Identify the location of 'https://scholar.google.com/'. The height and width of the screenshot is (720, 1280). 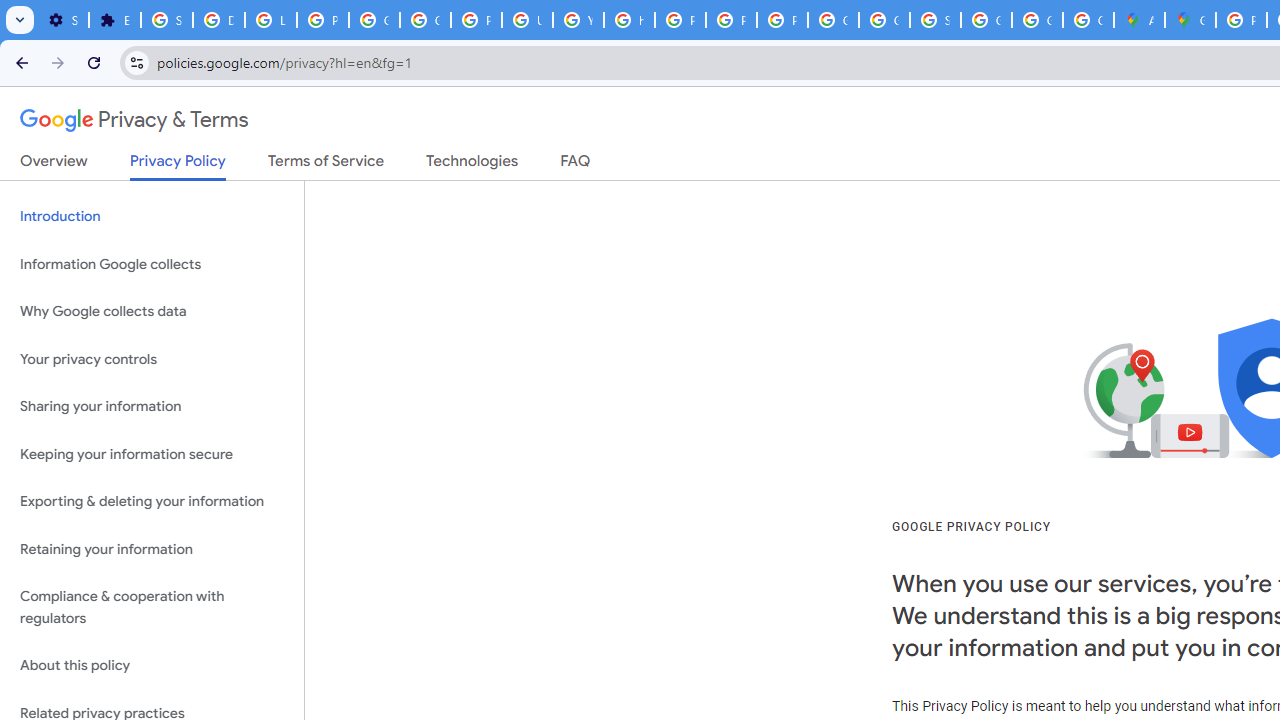
(628, 20).